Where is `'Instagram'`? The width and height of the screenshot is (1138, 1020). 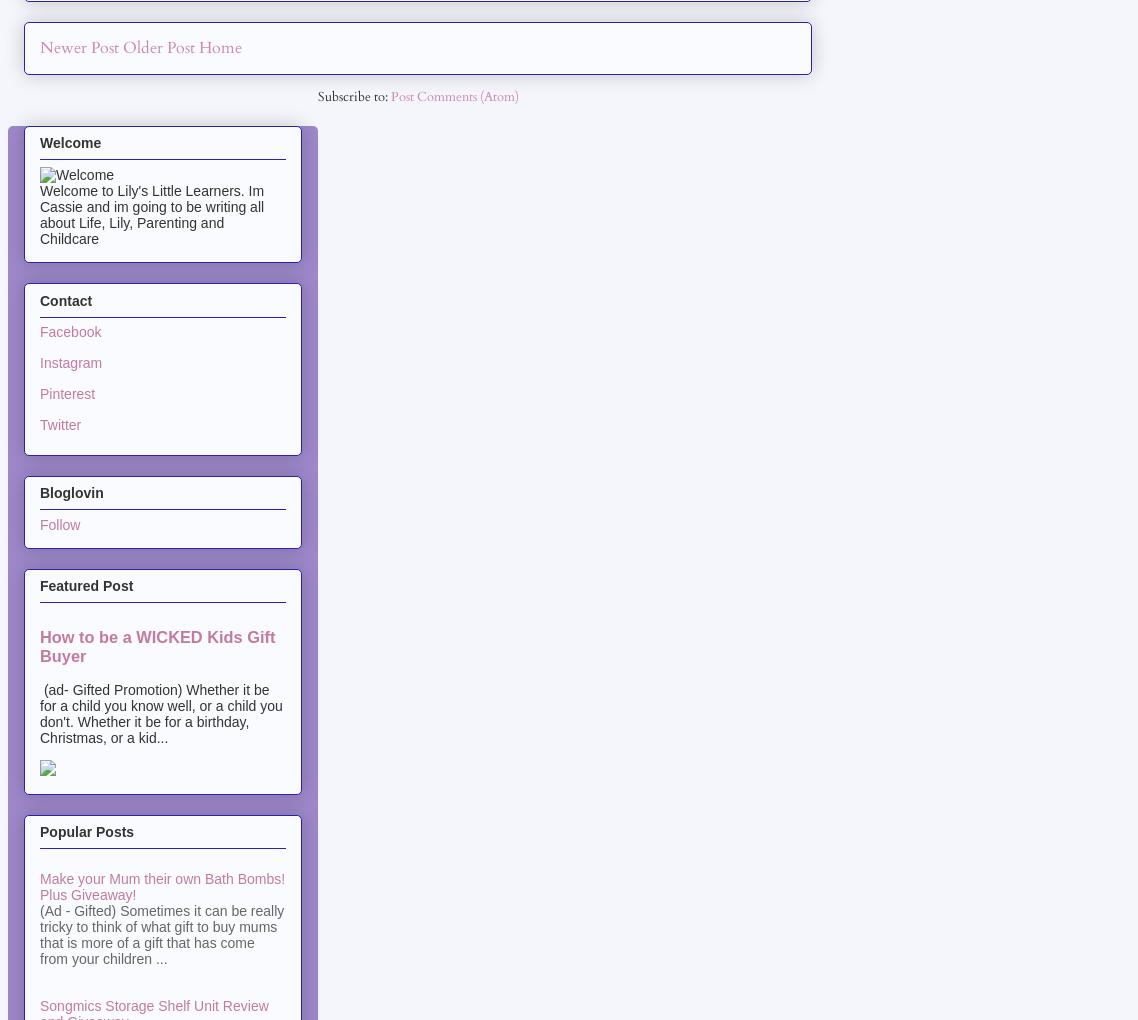
'Instagram' is located at coordinates (70, 360).